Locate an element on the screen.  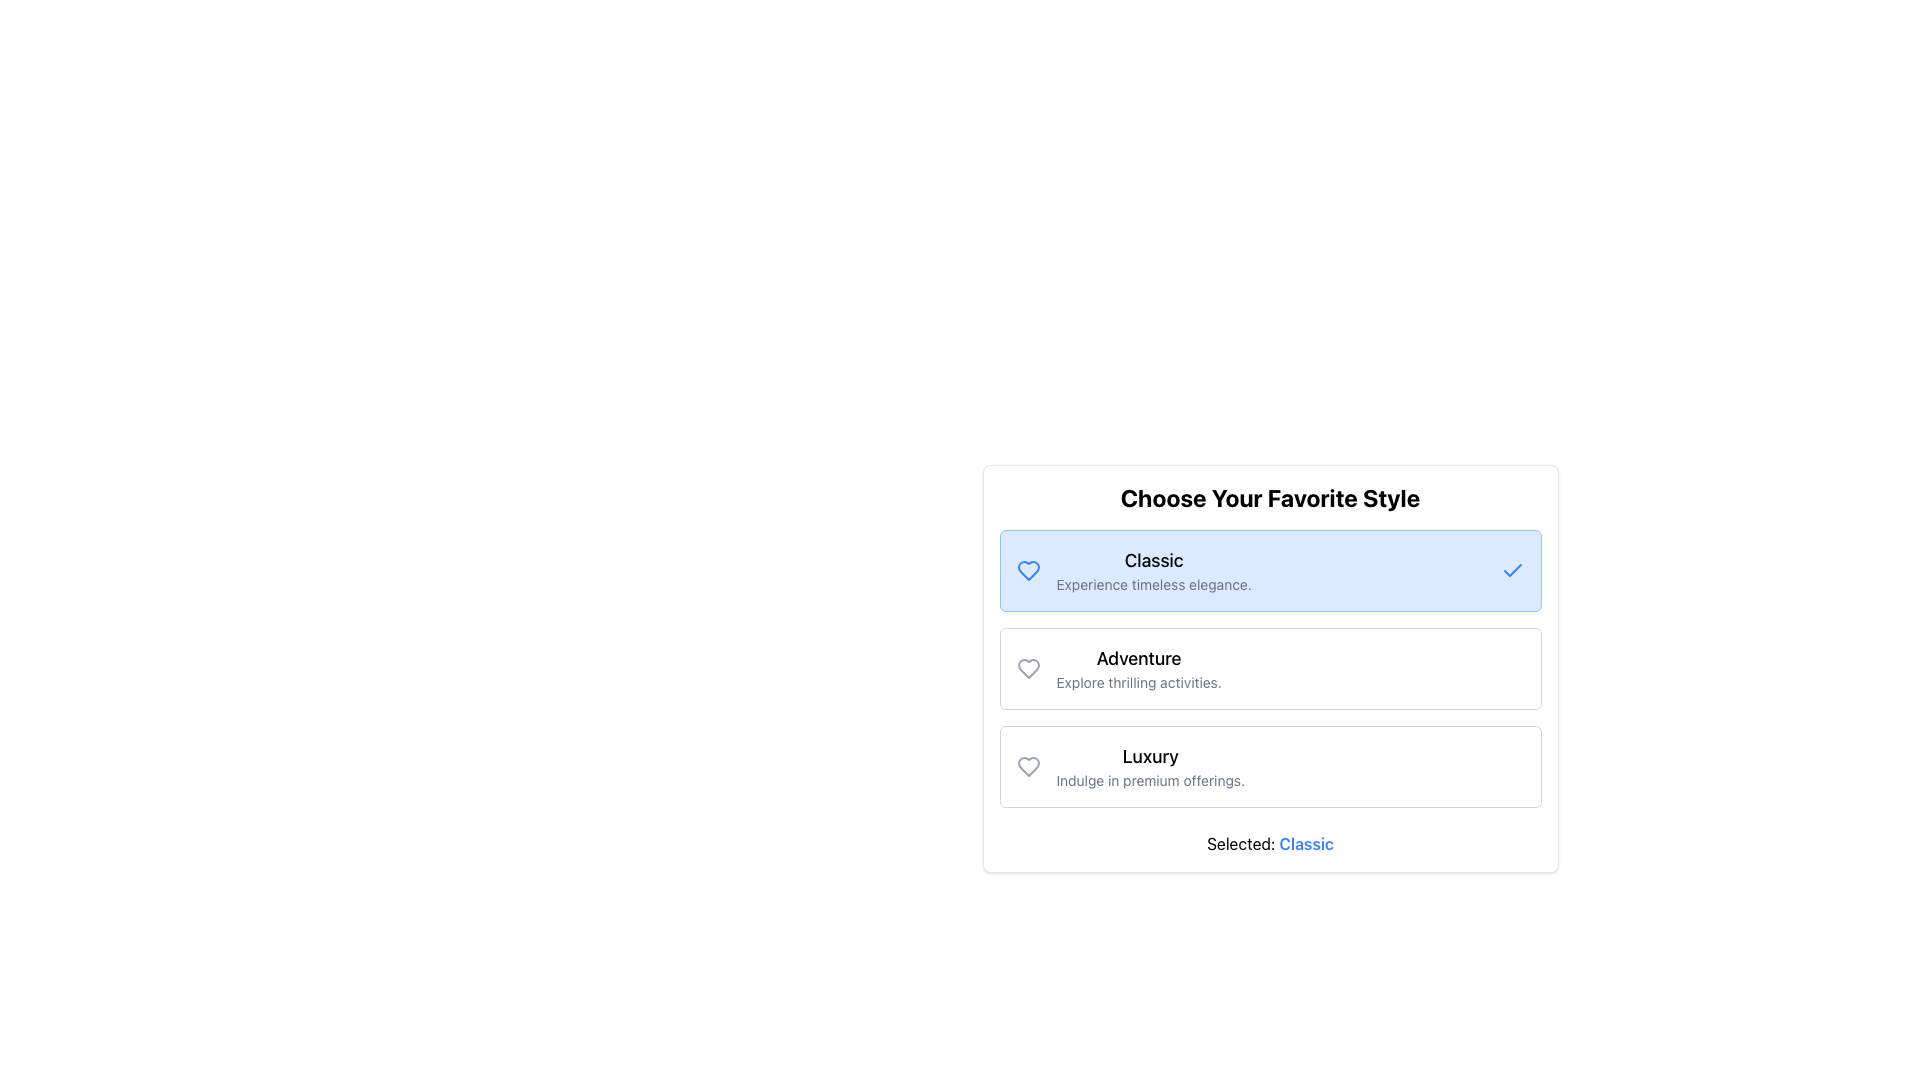
the surrounding selection area to choose the 'Classic' option in the style selection menu, identified by its title text label positioned at the top of the list under 'Choose Your Favorite Style' is located at coordinates (1154, 560).